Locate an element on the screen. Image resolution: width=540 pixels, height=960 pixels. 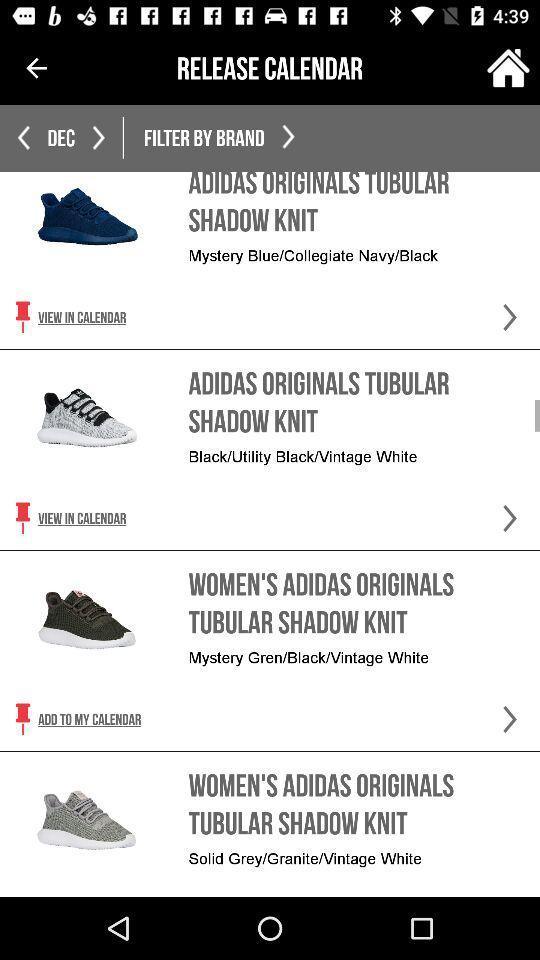
the arrow_backward icon is located at coordinates (22, 136).